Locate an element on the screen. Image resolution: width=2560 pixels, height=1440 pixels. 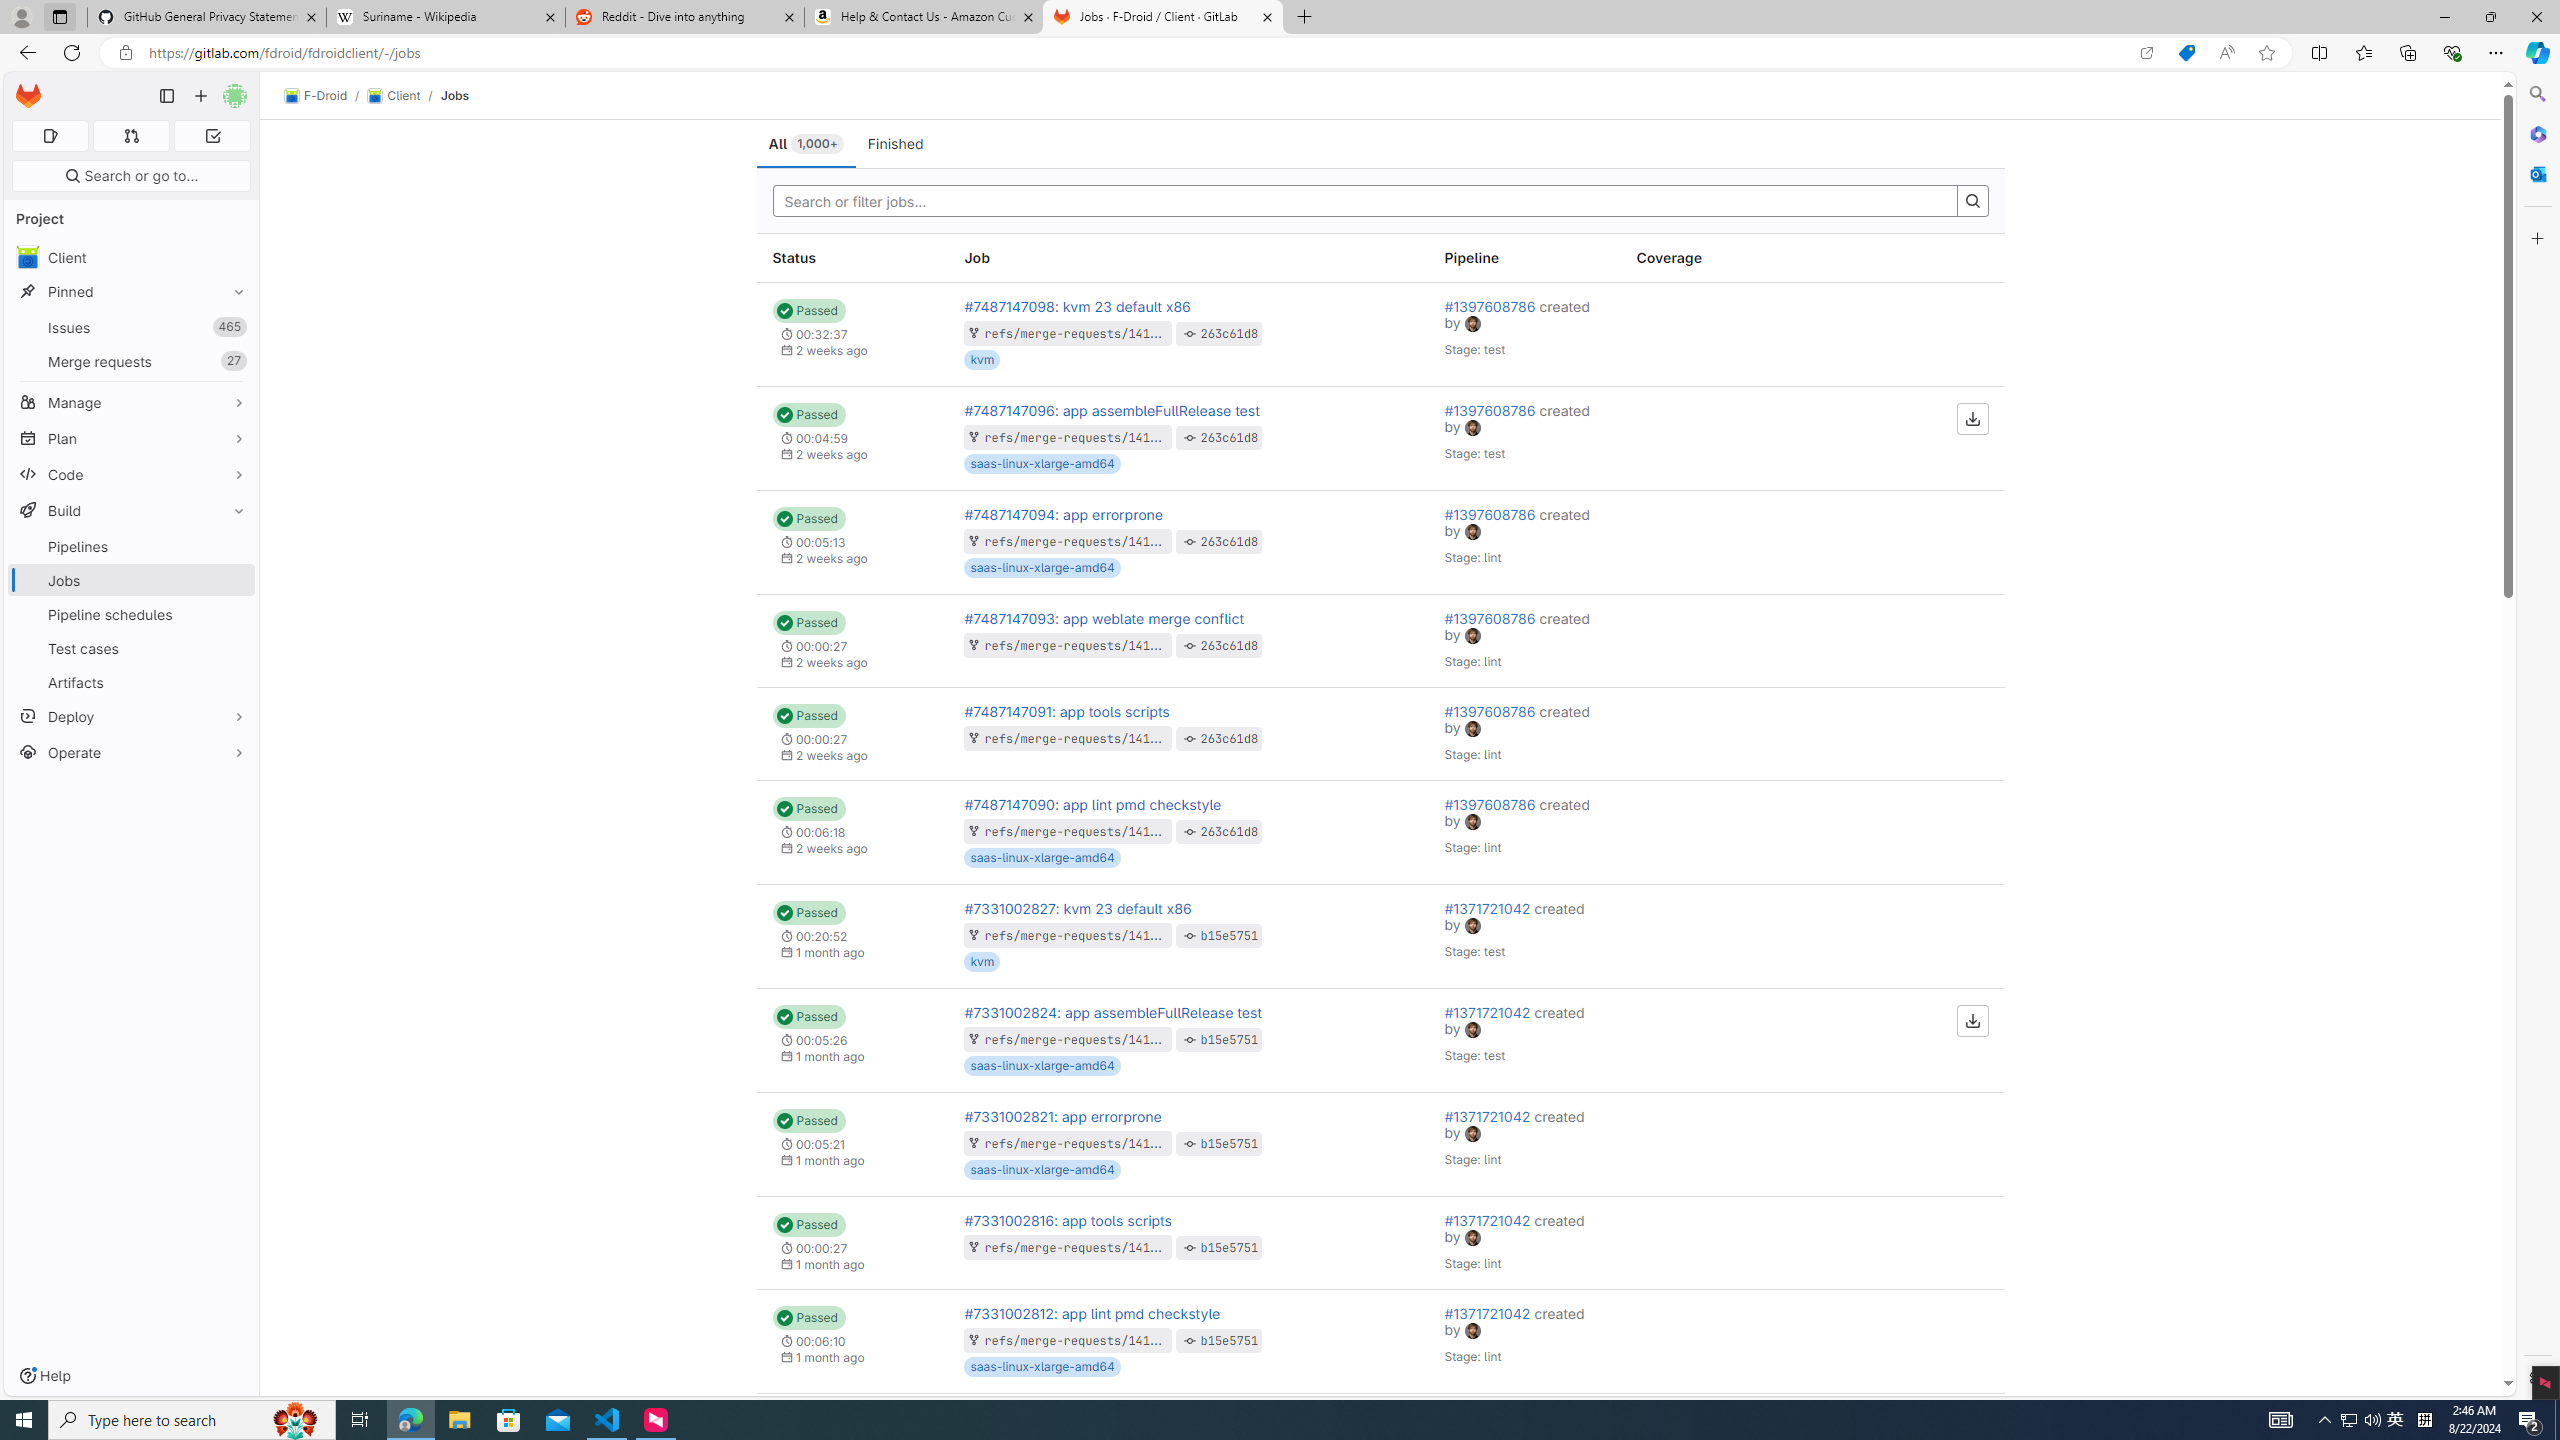
'Code' is located at coordinates (130, 474).